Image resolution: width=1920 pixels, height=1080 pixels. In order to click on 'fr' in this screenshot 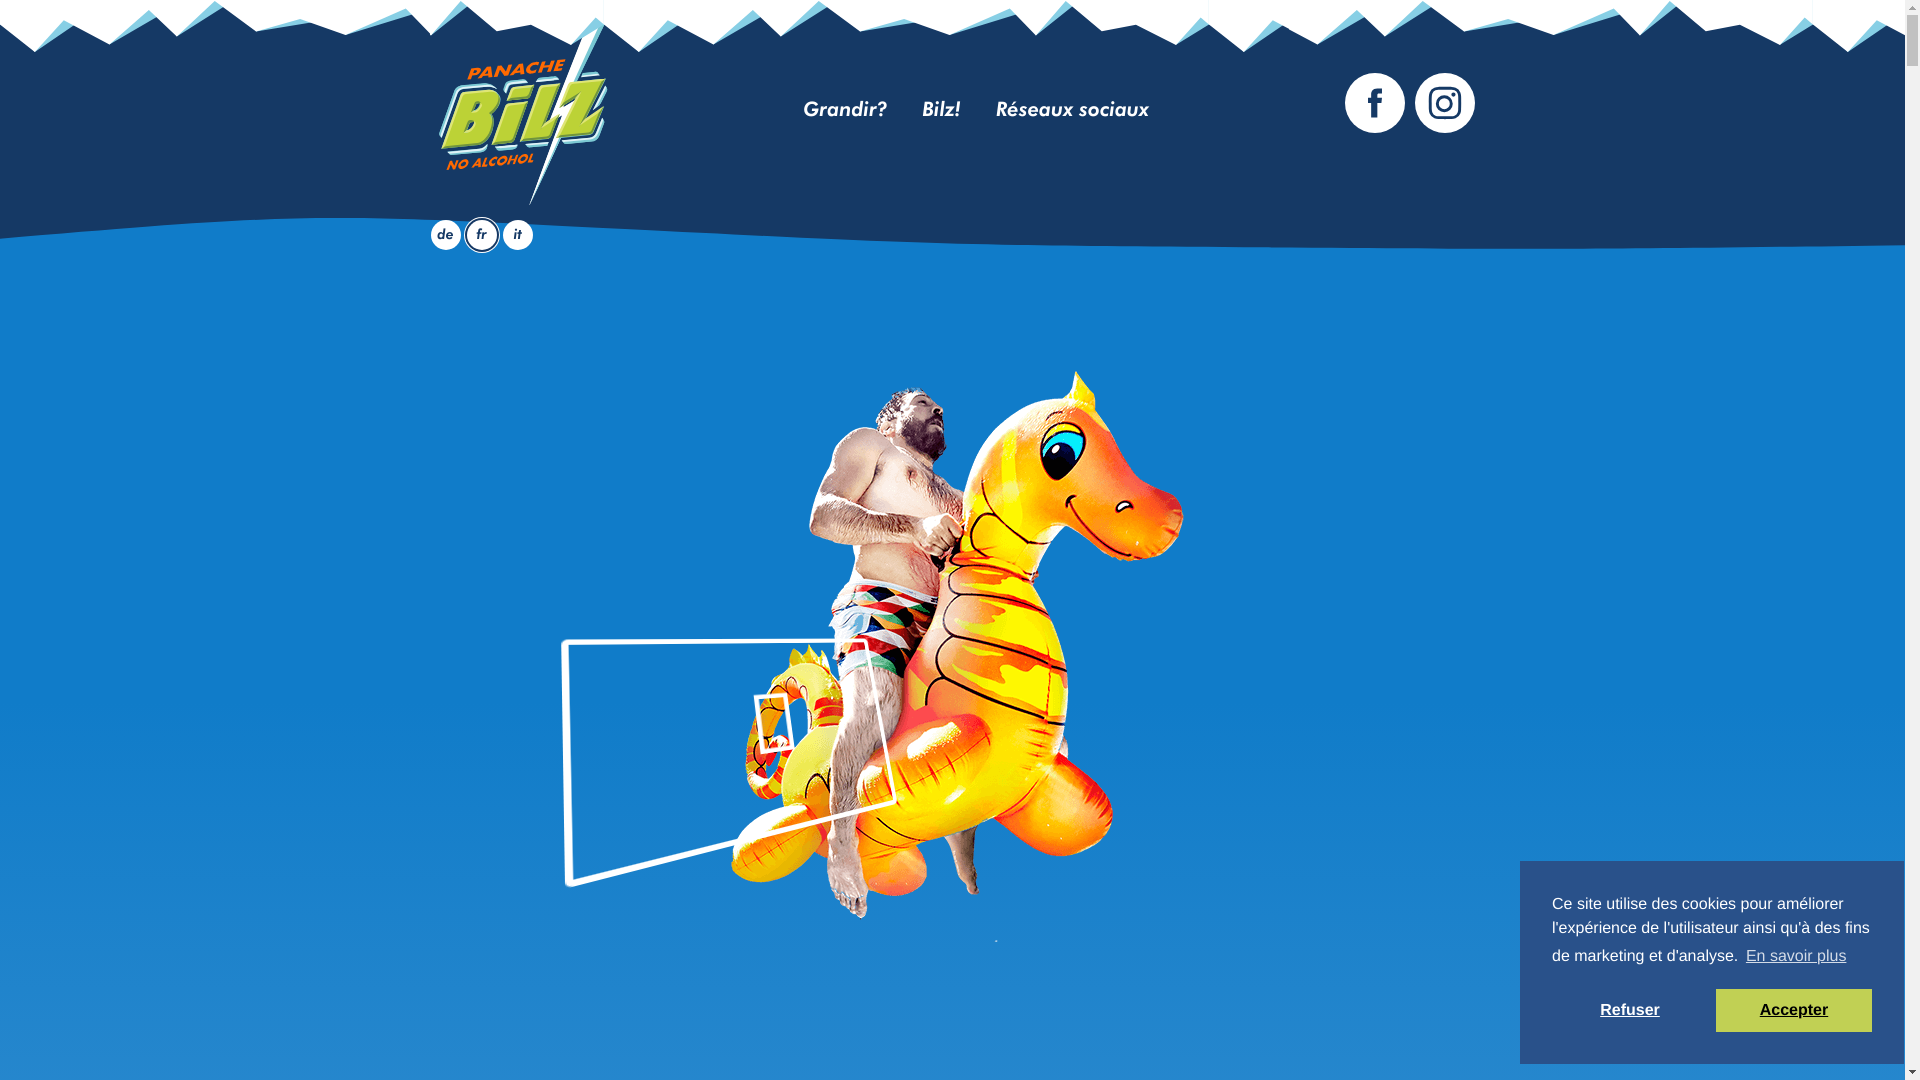, I will do `click(481, 234)`.